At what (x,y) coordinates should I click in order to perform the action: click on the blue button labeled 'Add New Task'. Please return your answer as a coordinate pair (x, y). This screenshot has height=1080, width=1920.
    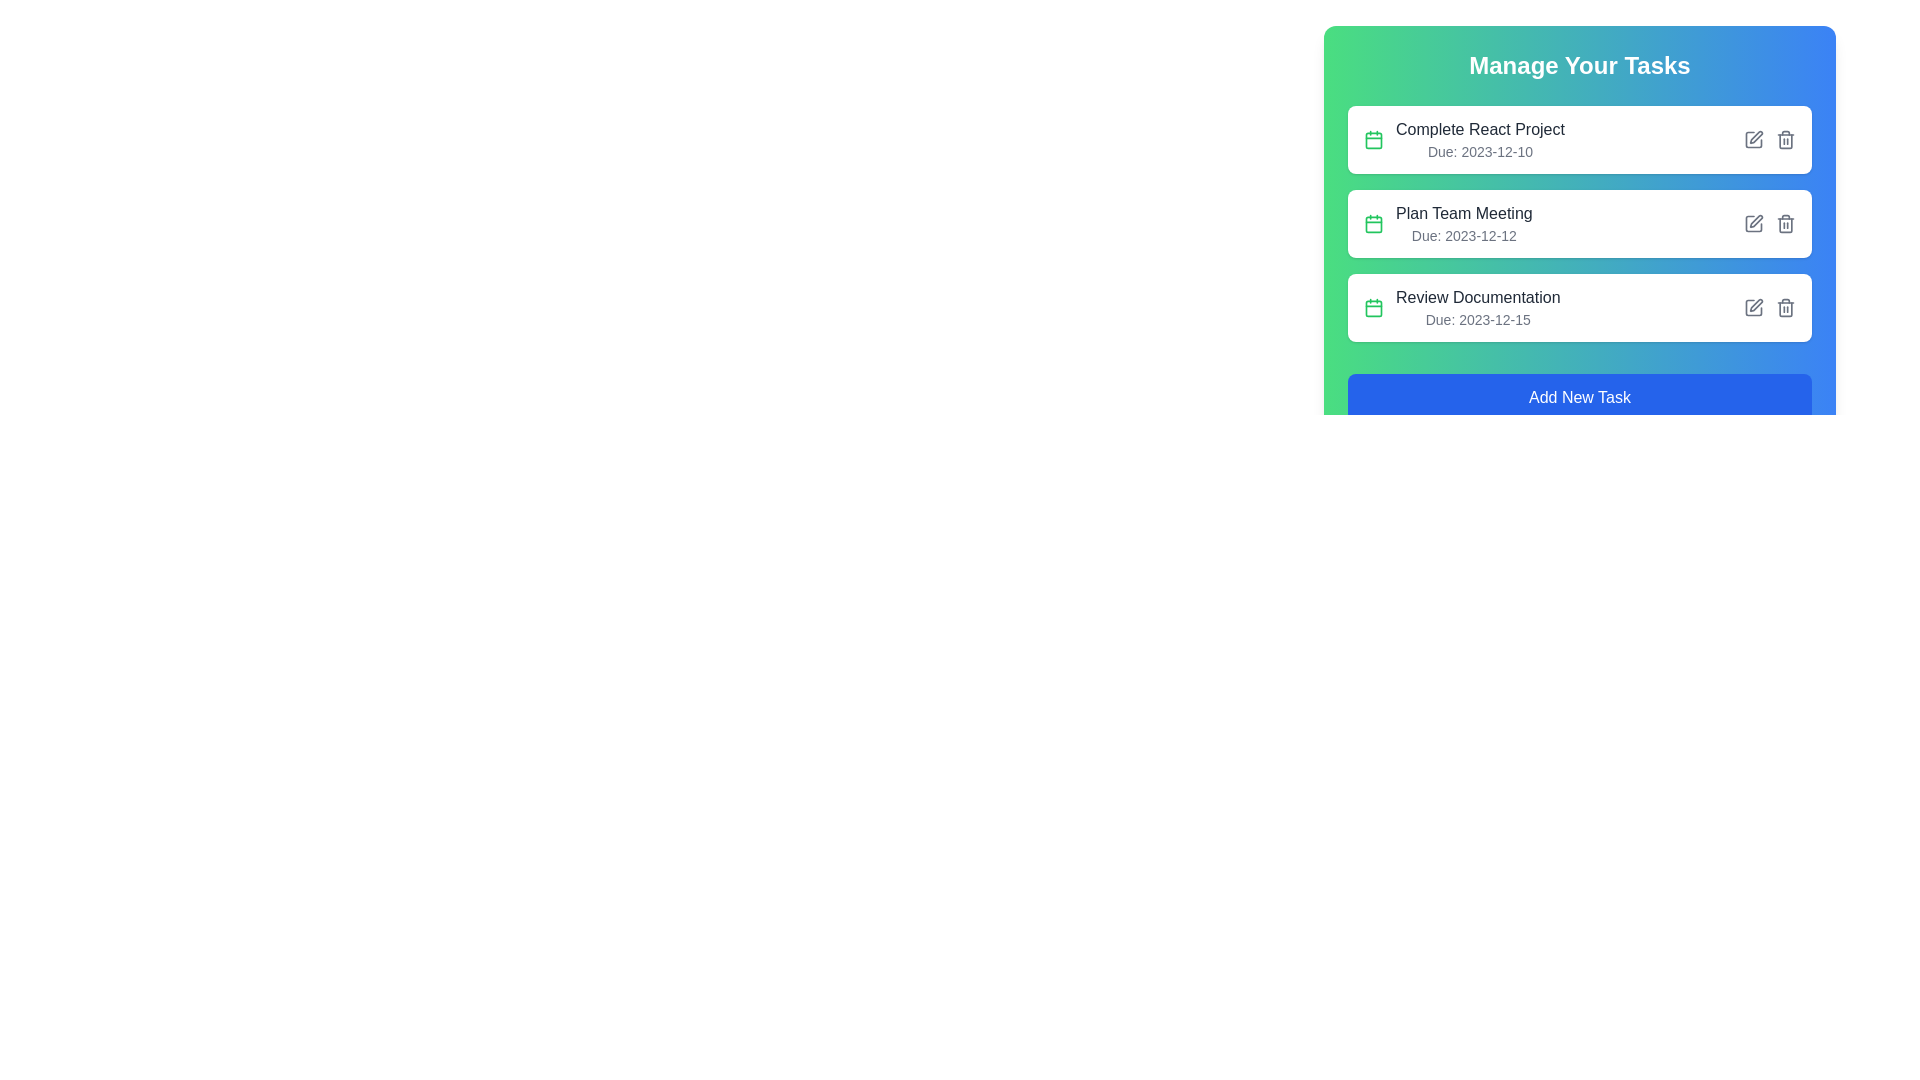
    Looking at the image, I should click on (1578, 397).